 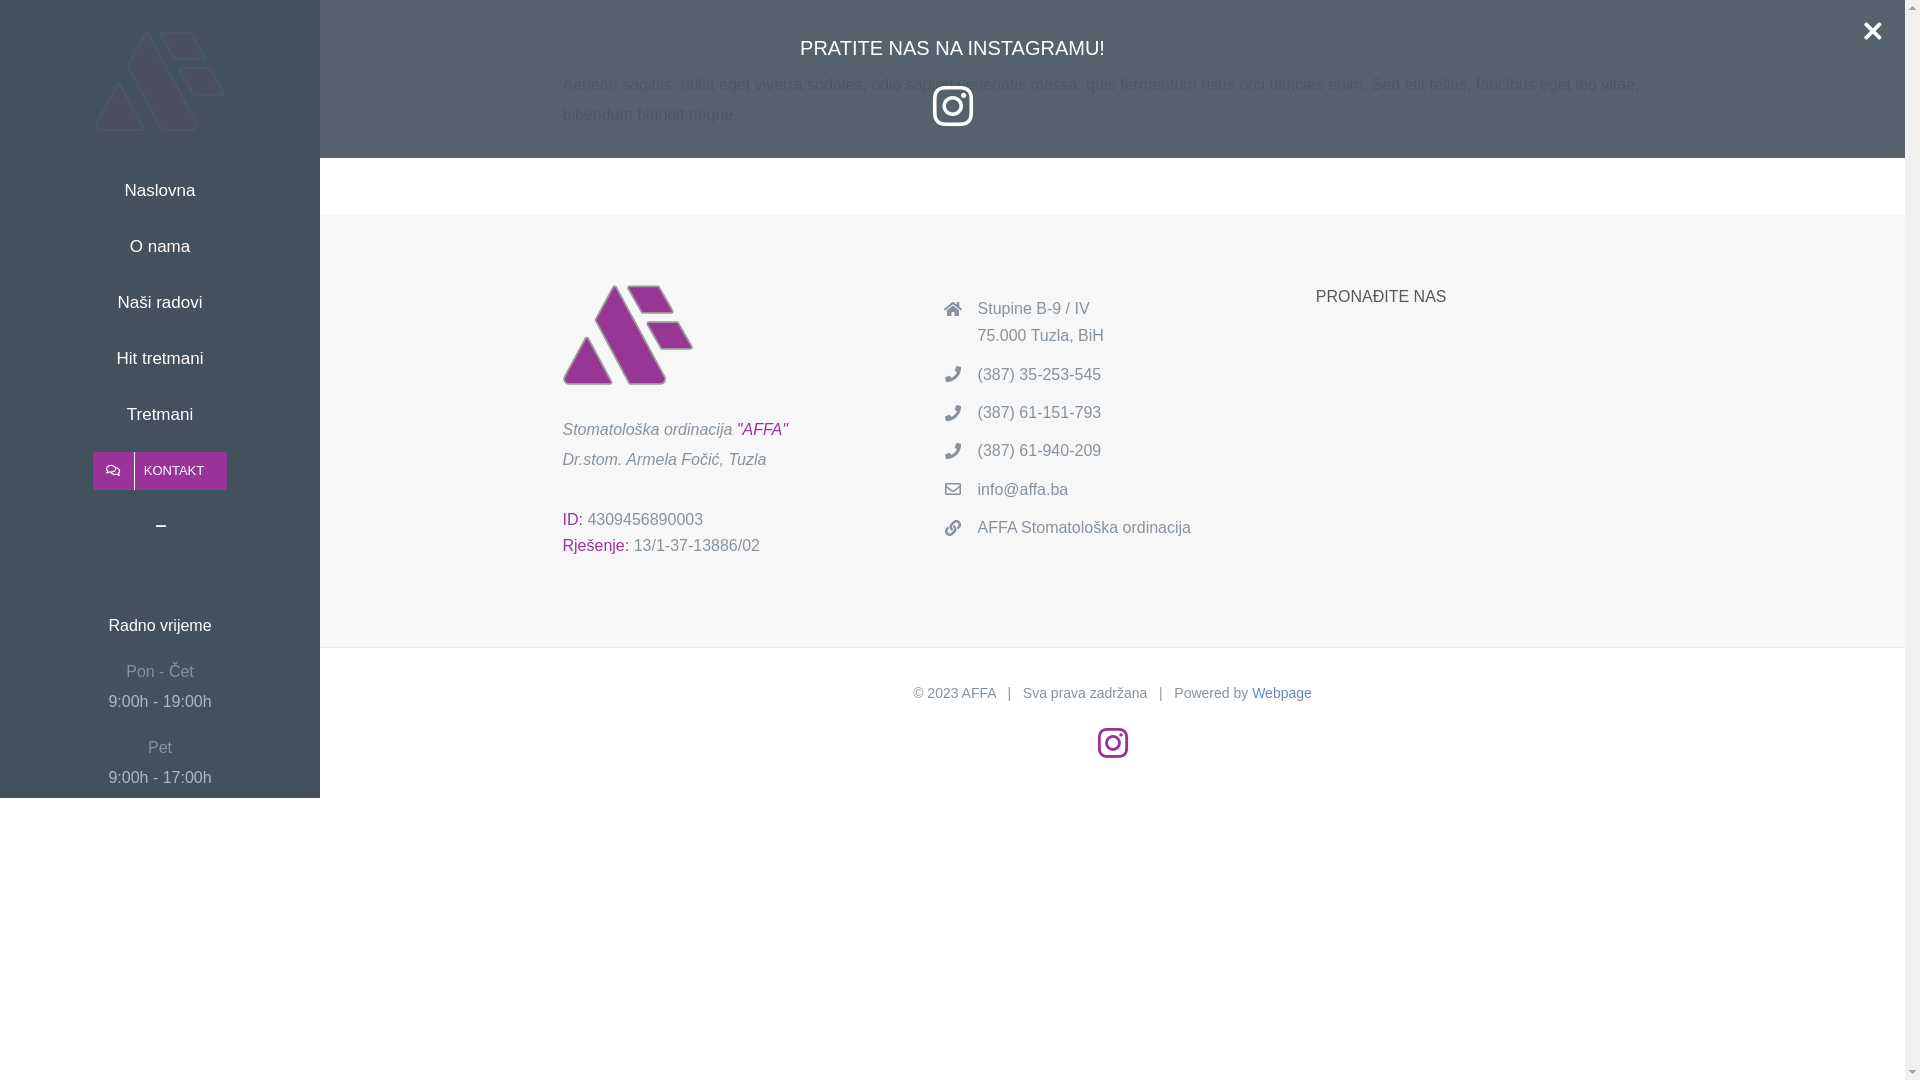 I want to click on 'Close Sliding Bar Area', so click(x=1866, y=20).